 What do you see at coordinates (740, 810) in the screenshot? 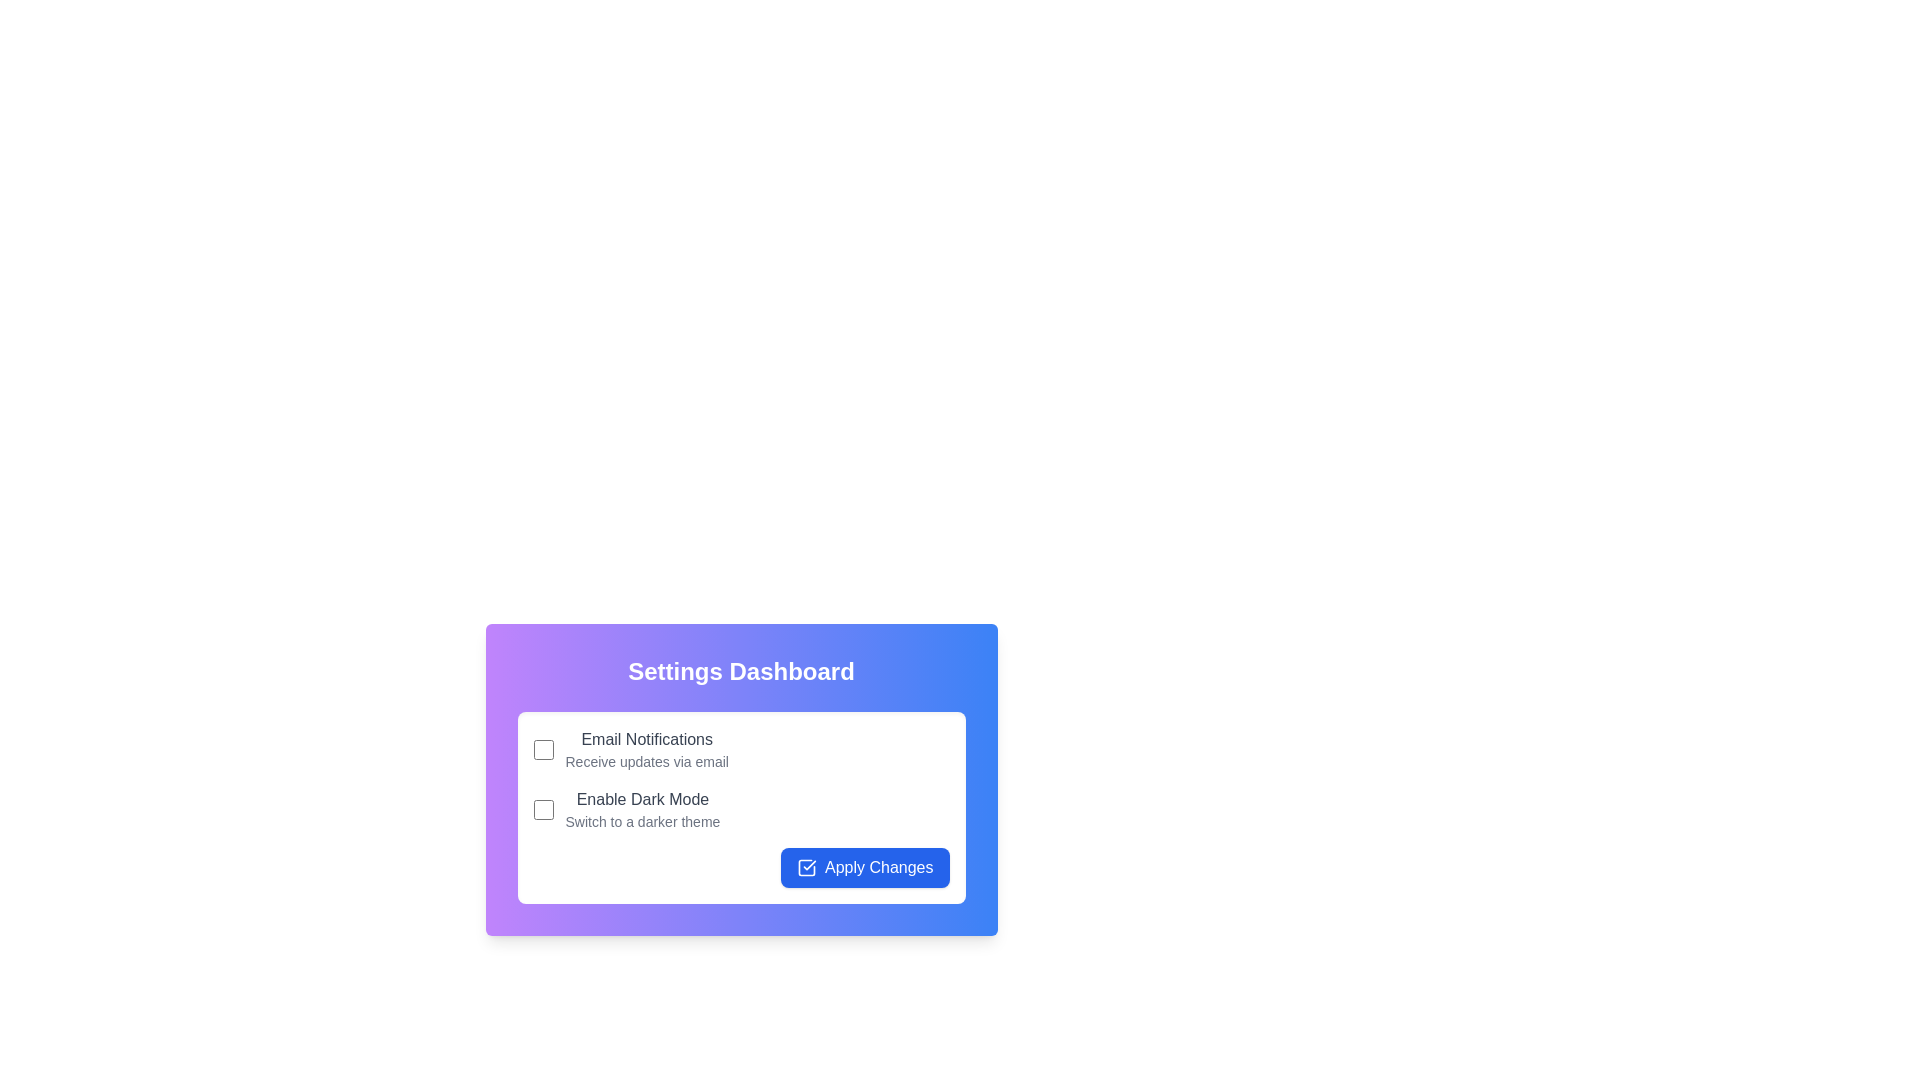
I see `the checkbox for toggling dark mode in the settings panel` at bounding box center [740, 810].